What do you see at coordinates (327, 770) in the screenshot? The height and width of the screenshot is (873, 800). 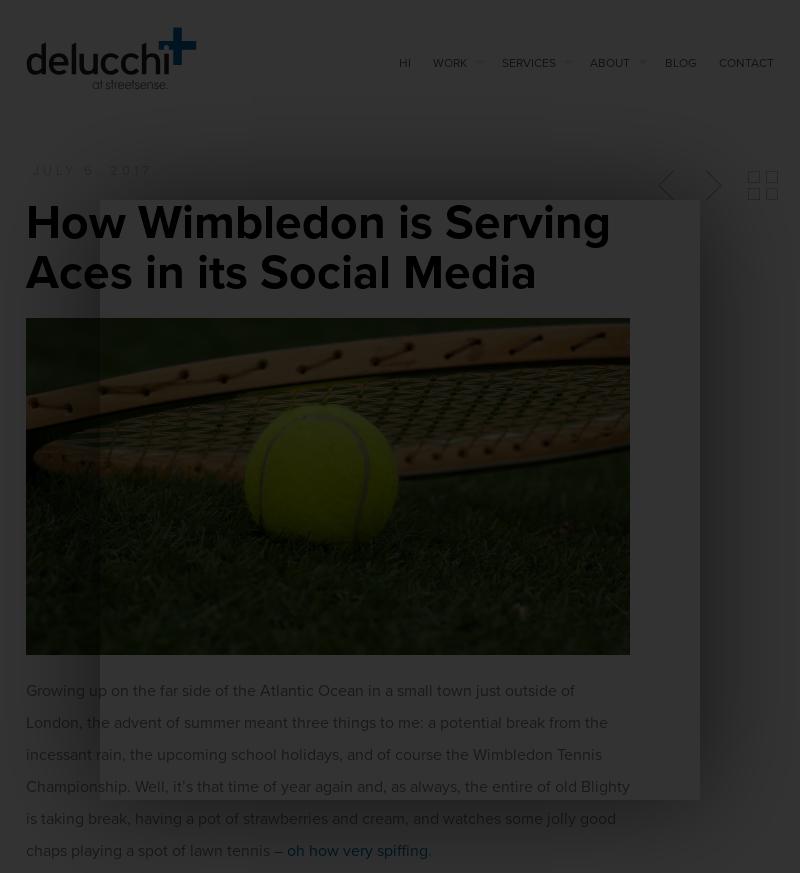 I see `'Growing up on the far side of the Atlantic Ocean in a small town just outside of London, the advent of summer meant three things to me: a potential break from the incessant rain, the upcoming school holidays, and of course the Wimbledon Tennis Championship. Well, it’s that time of year again and, as always, the entire of old Blighty is taking break, having a pot of strawberries and cream, and watches some jolly good chaps playing a spot of lawn tennis –'` at bounding box center [327, 770].